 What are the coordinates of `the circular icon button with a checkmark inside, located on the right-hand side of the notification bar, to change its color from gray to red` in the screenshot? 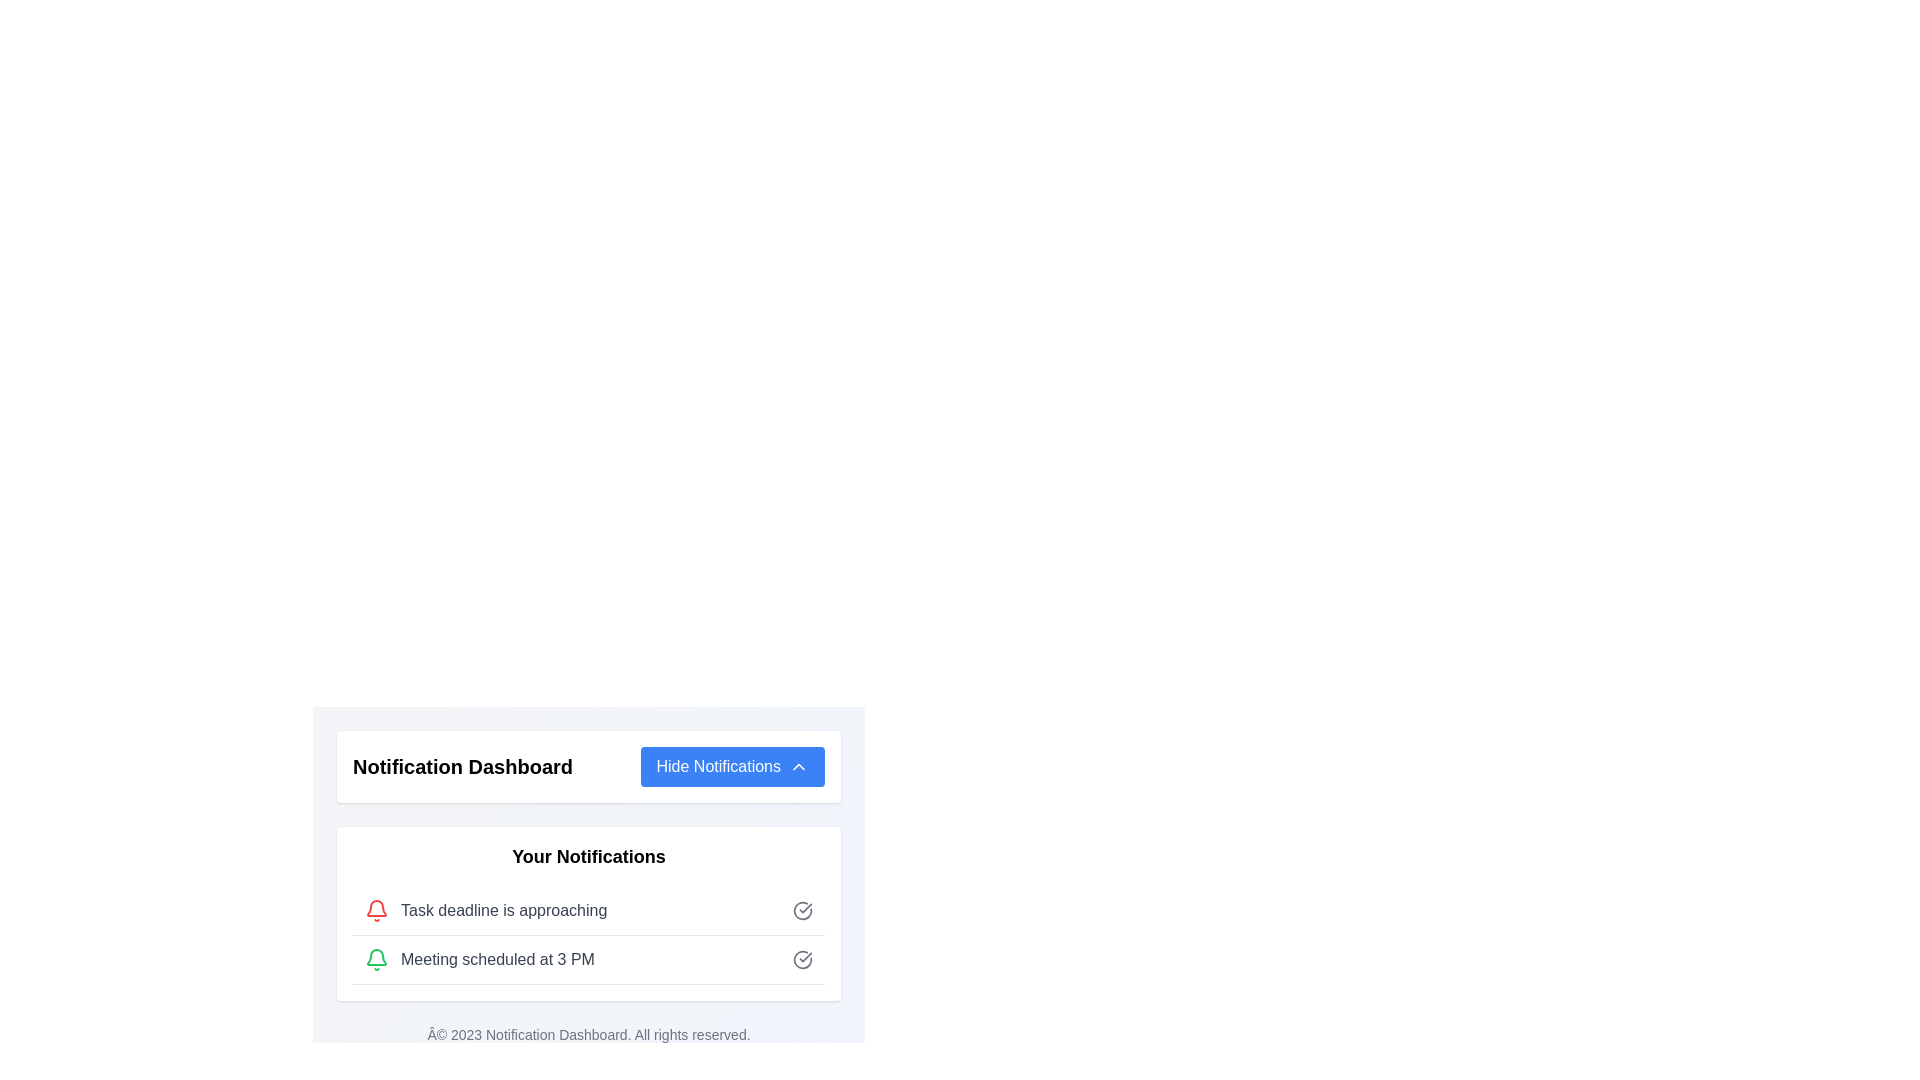 It's located at (802, 959).